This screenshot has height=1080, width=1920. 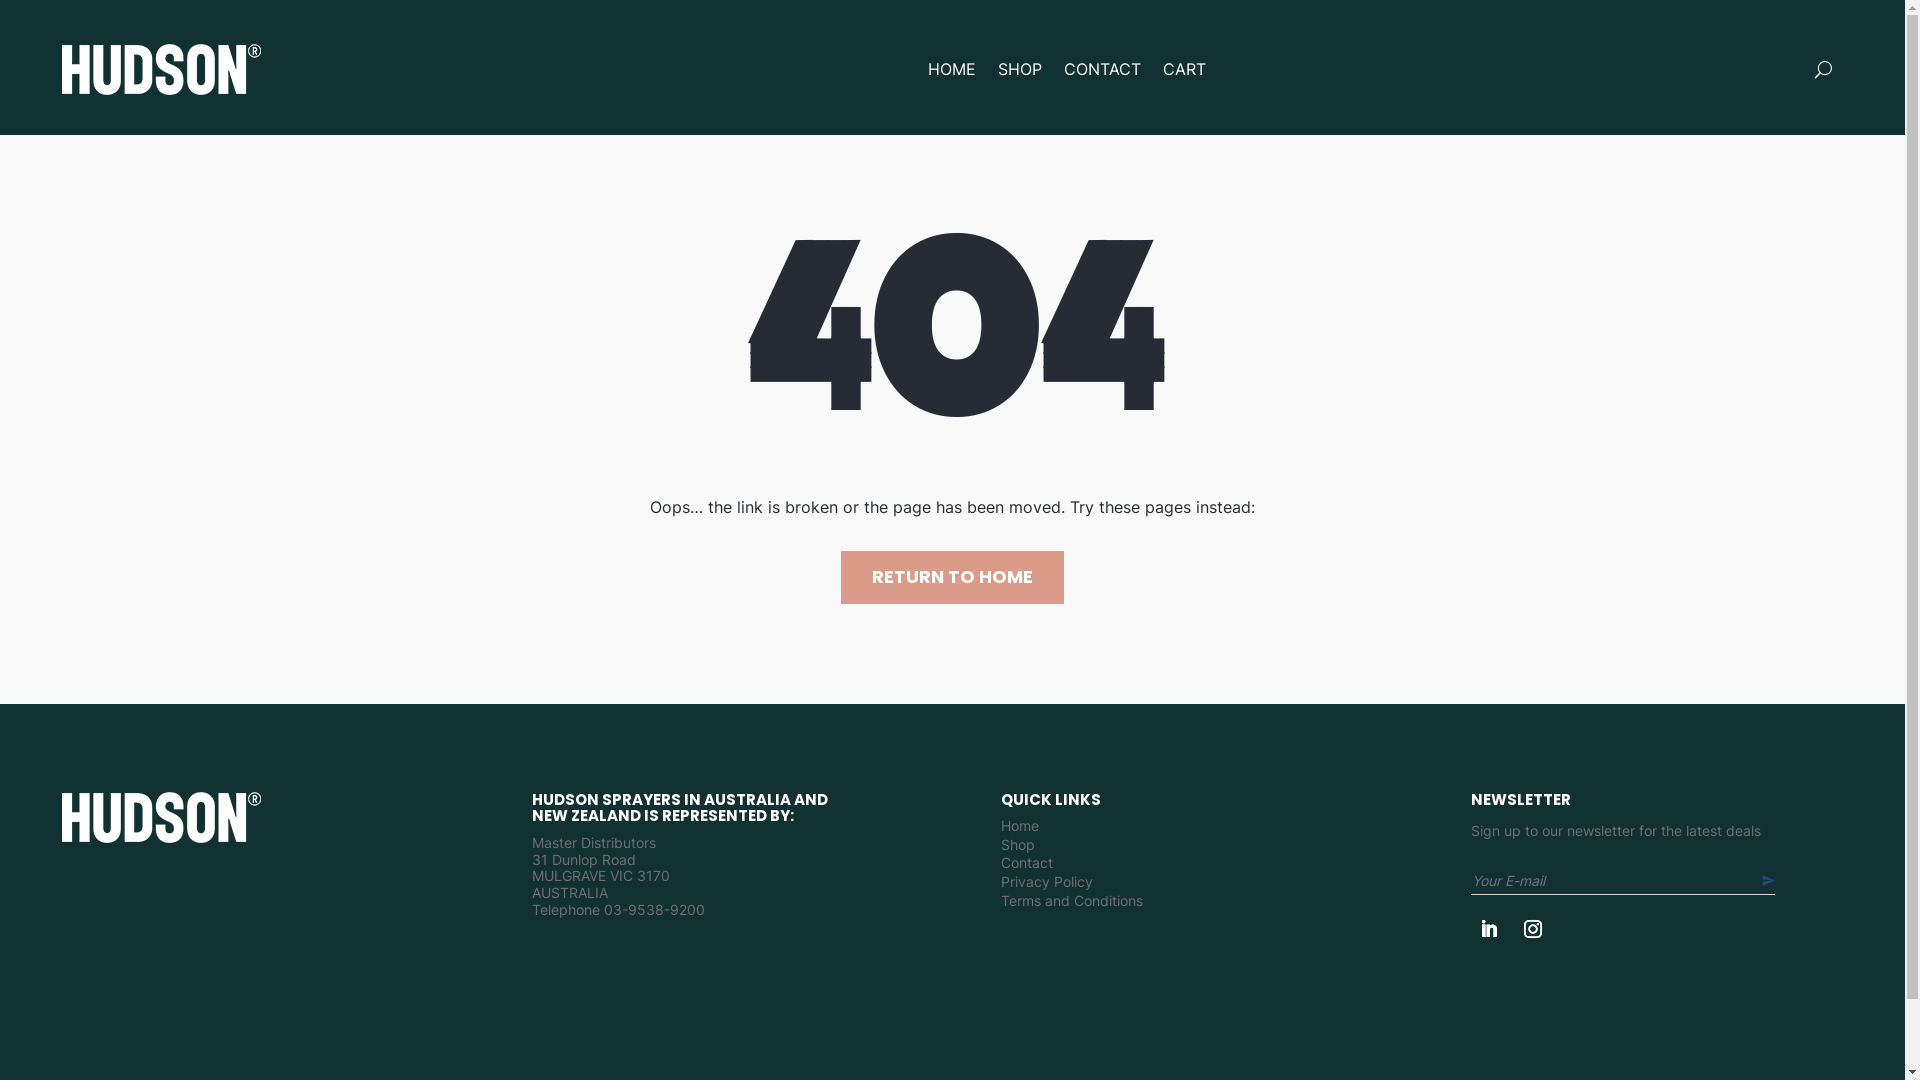 What do you see at coordinates (1488, 929) in the screenshot?
I see `'Follow on LinkedIn'` at bounding box center [1488, 929].